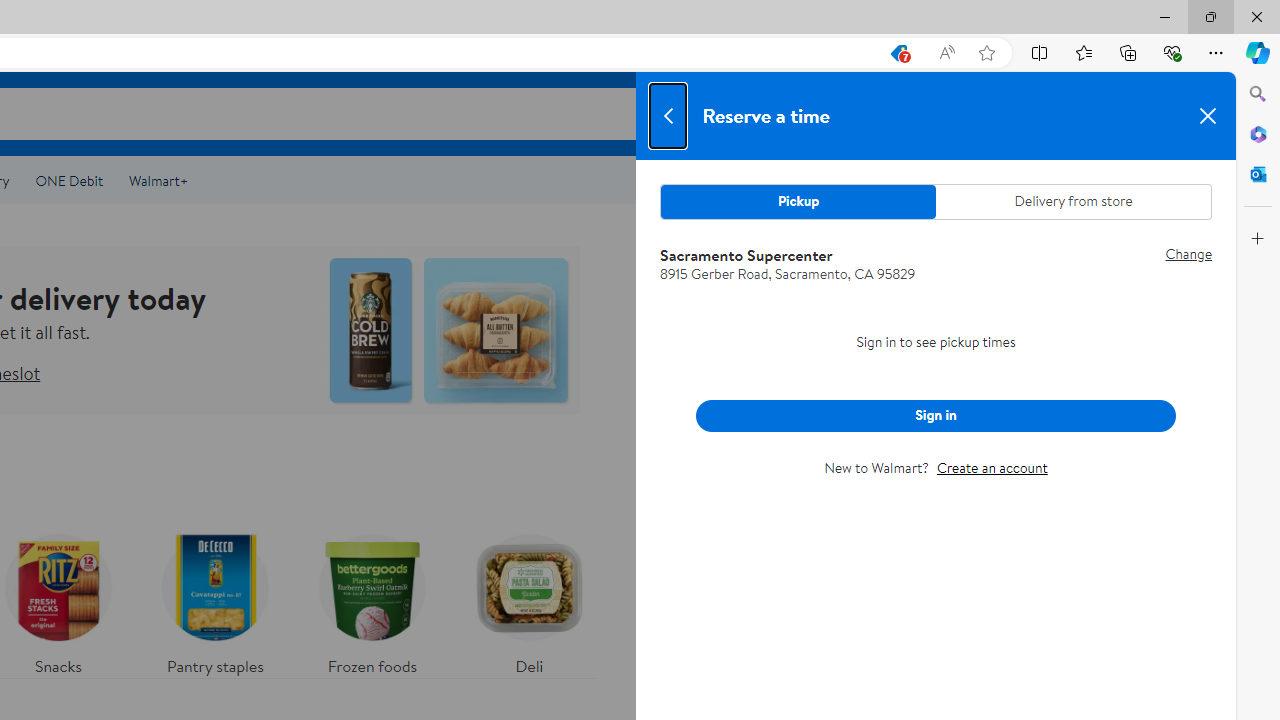 The image size is (1280, 720). I want to click on 'ONE Debit', so click(69, 181).